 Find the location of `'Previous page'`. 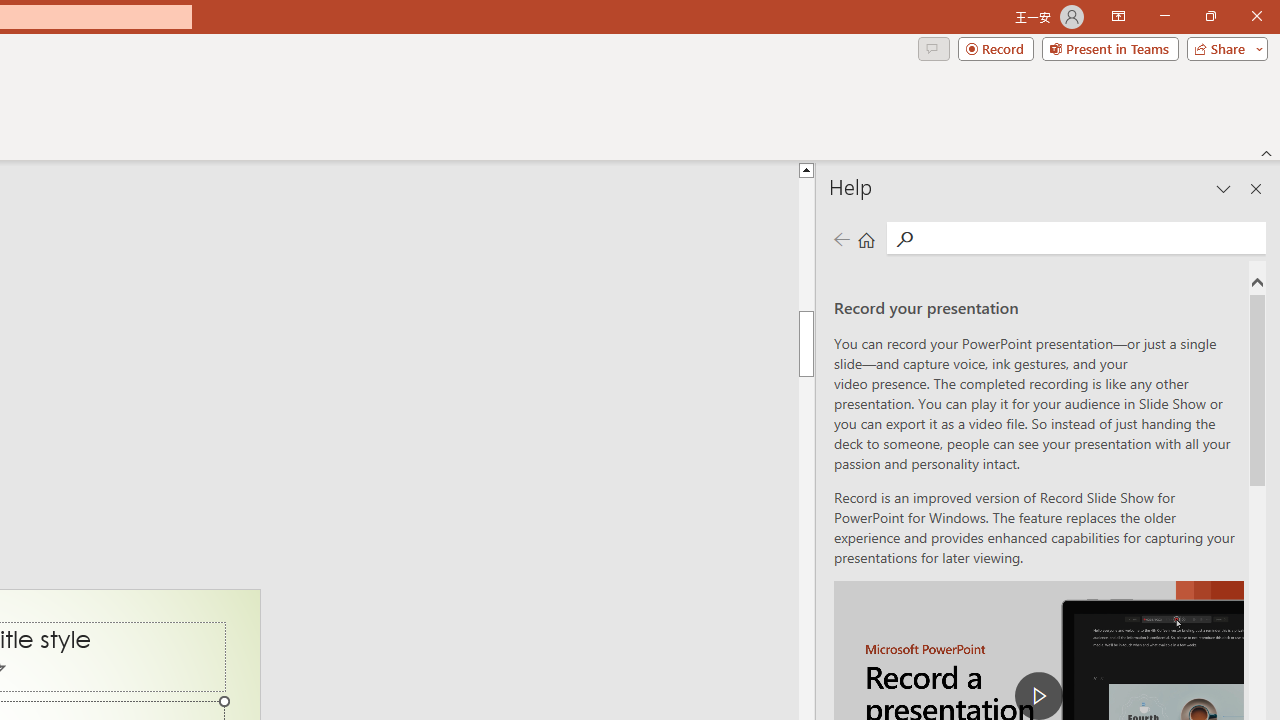

'Previous page' is located at coordinates (841, 238).